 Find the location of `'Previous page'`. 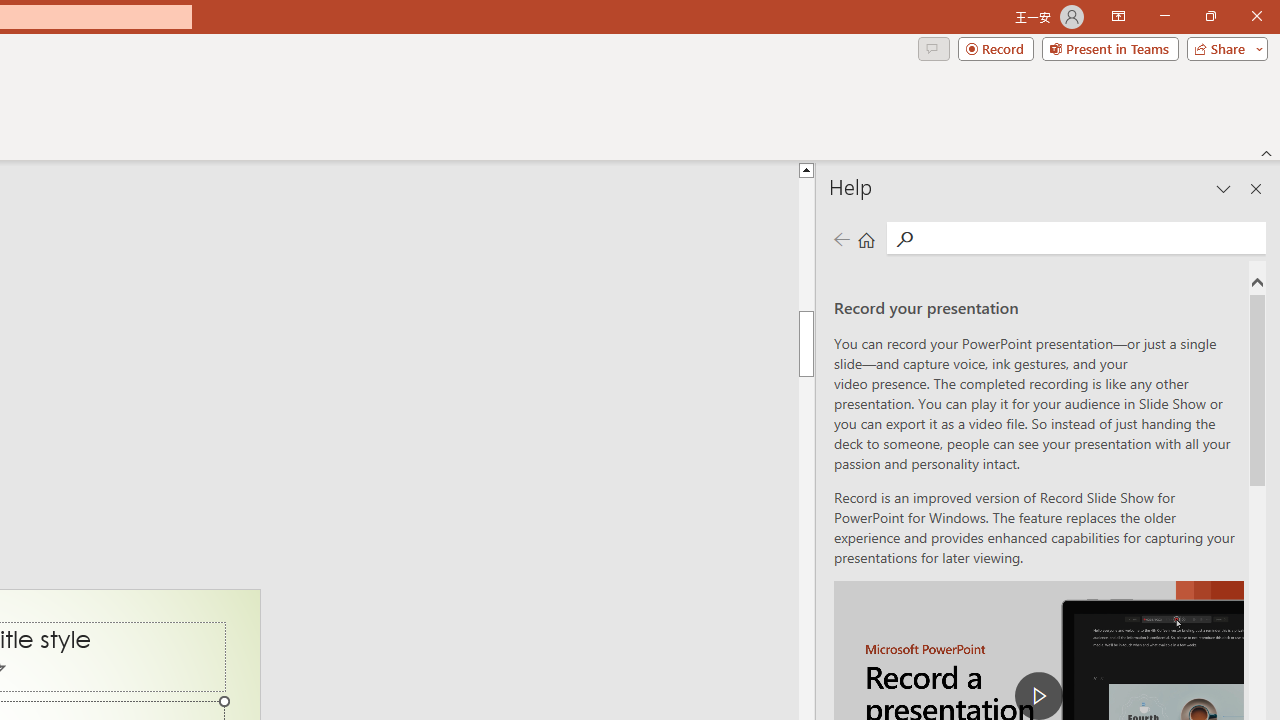

'Previous page' is located at coordinates (841, 238).